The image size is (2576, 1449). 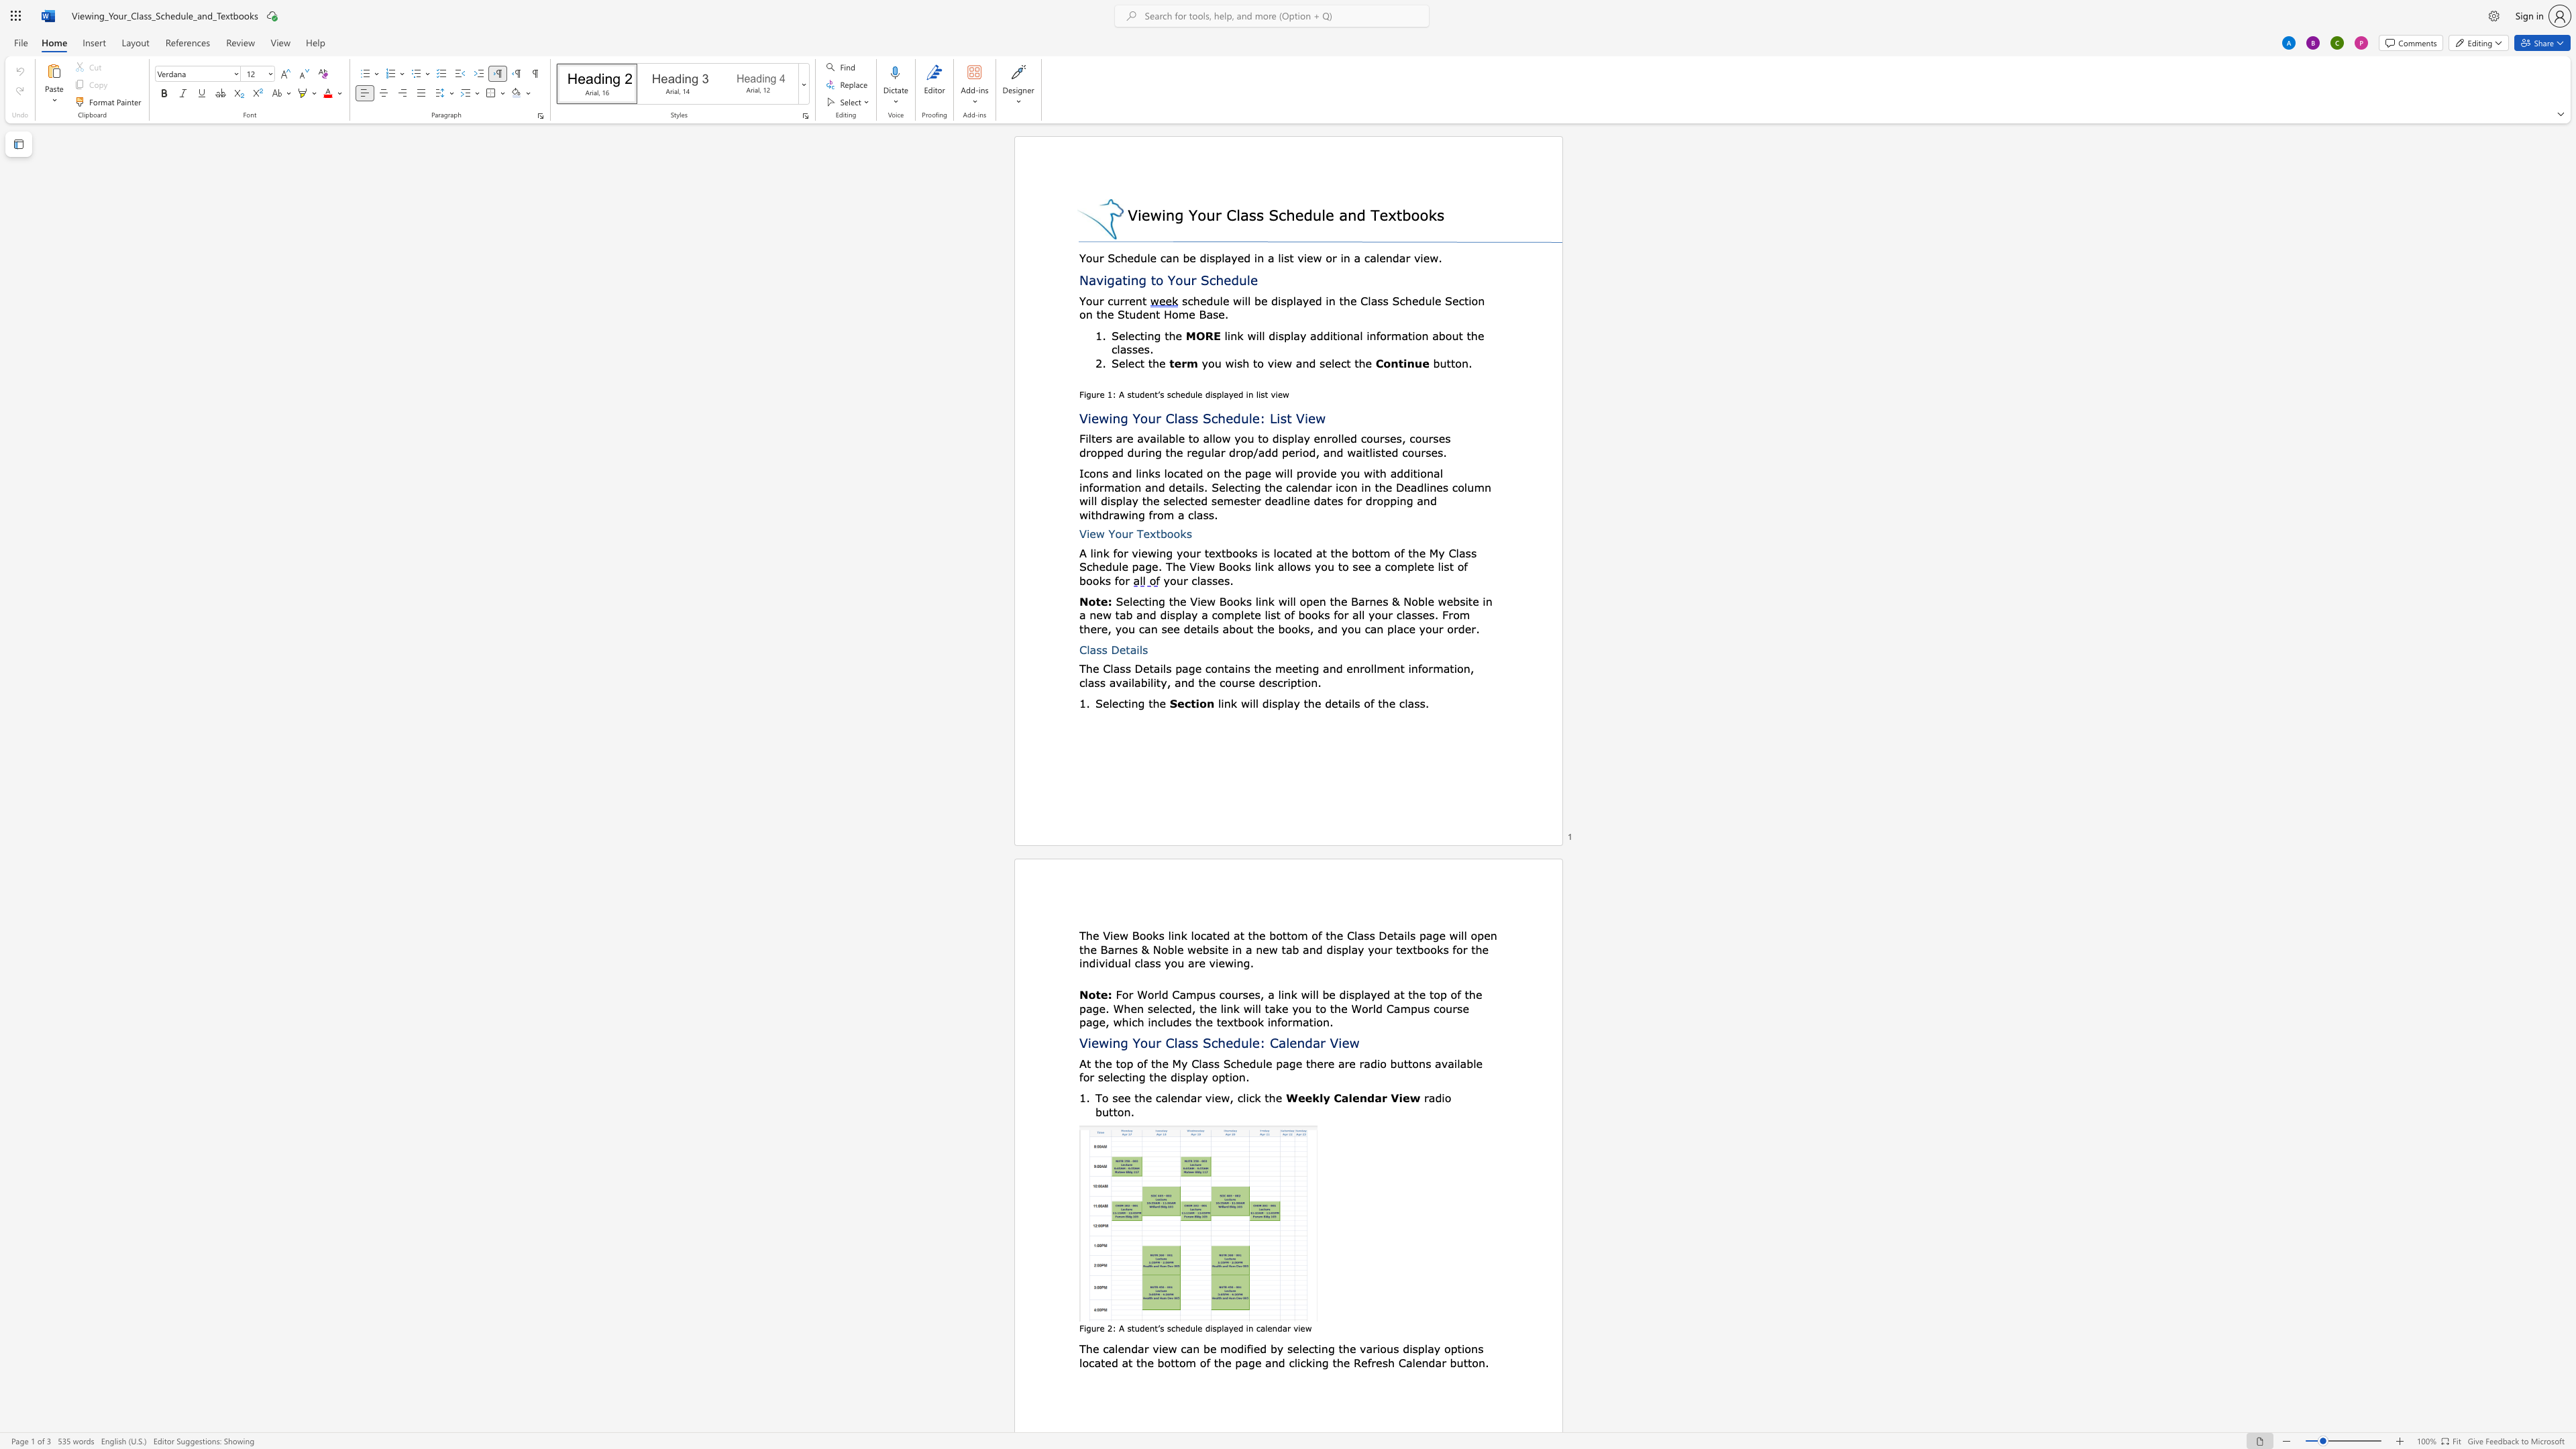 I want to click on the 2th character "h" in the text, so click(x=1384, y=703).